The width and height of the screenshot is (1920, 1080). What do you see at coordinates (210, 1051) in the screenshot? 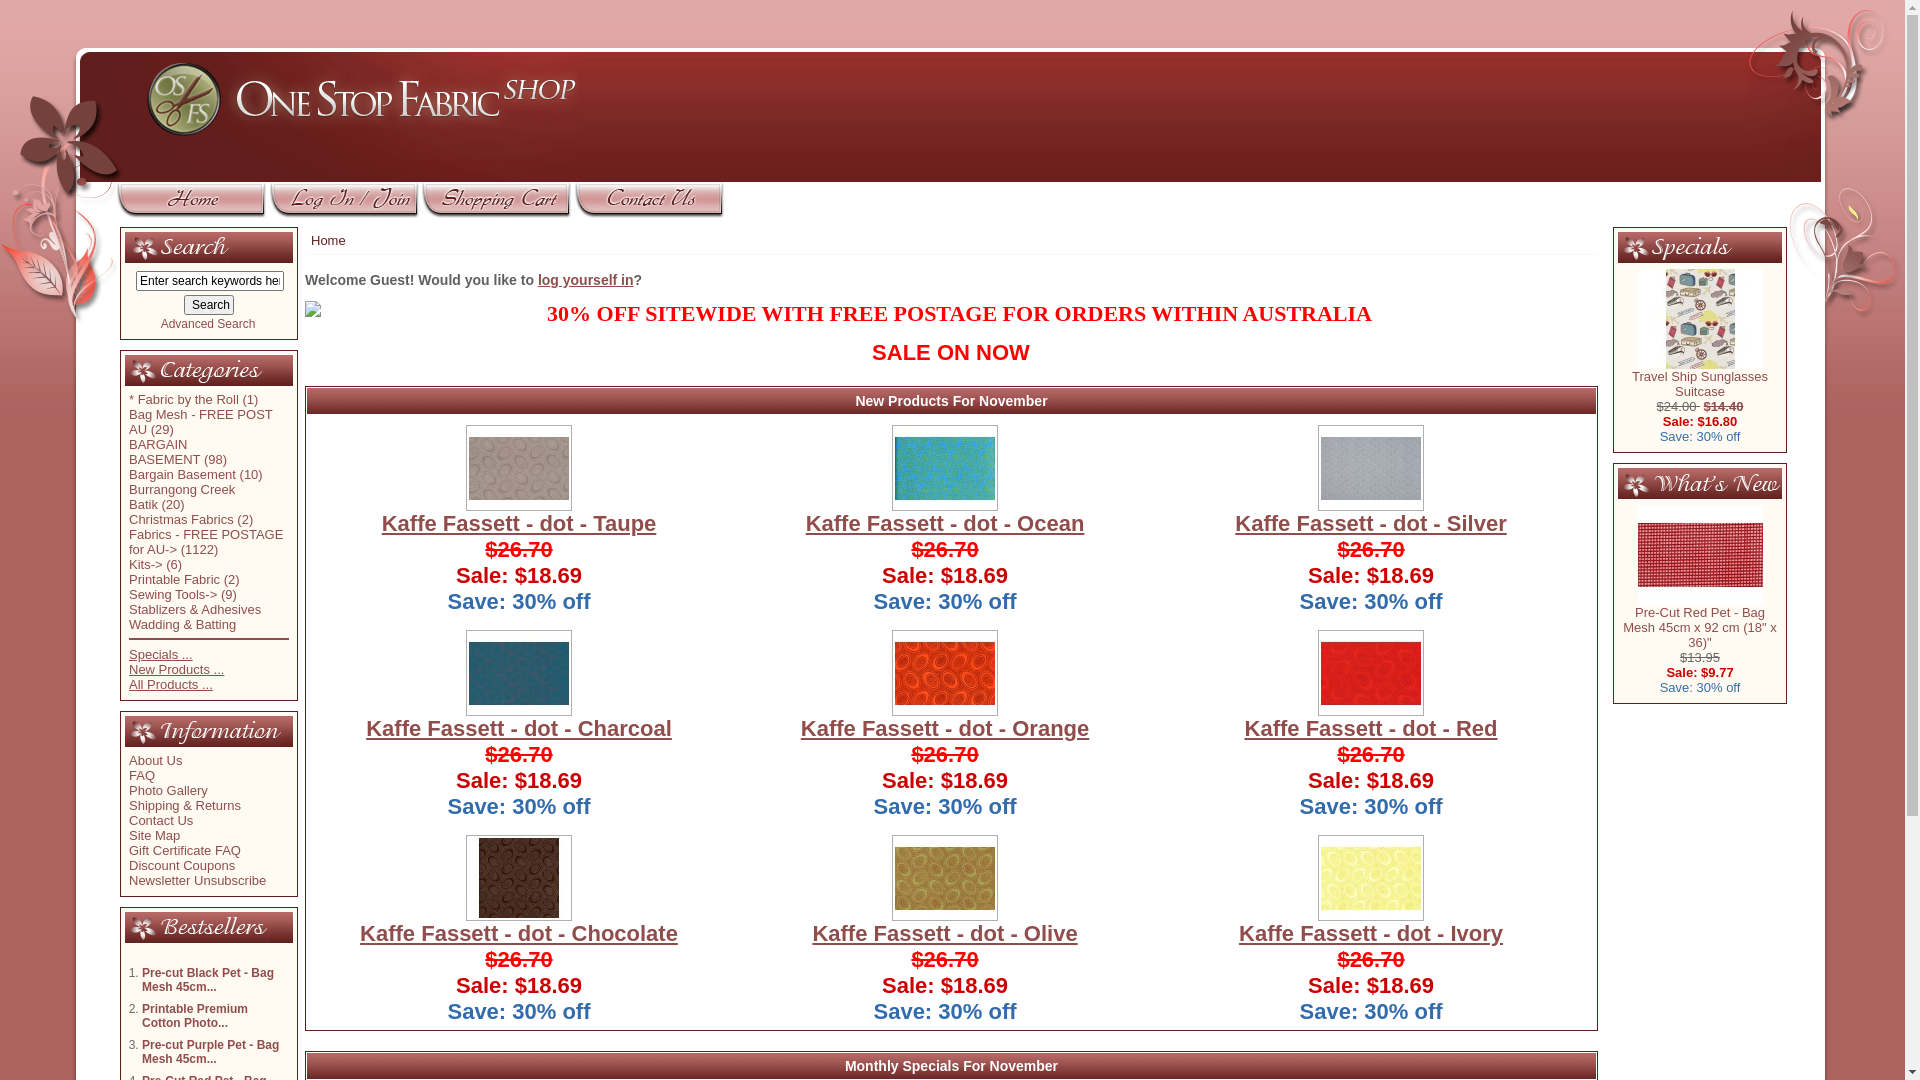
I see `'Pre-cut Purple Pet - Bag Mesh 45cm...'` at bounding box center [210, 1051].